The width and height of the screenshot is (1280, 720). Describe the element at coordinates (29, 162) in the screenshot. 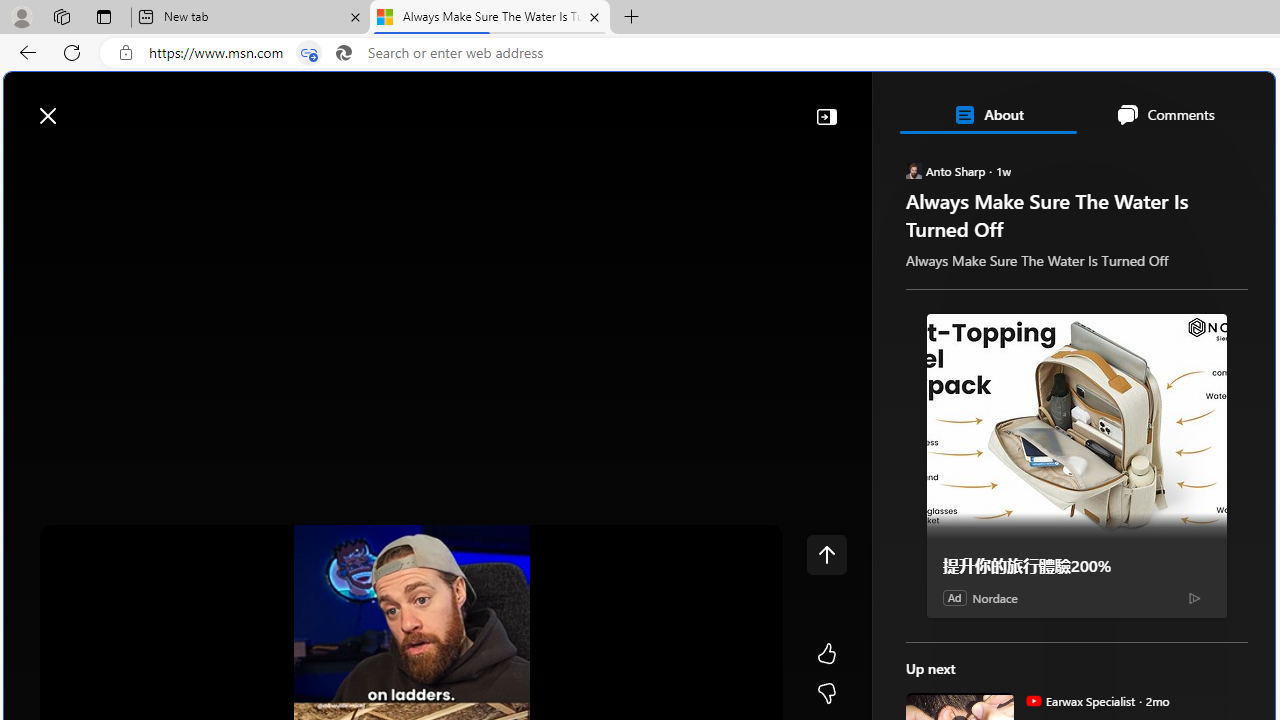

I see `'Class: button-glyph'` at that location.